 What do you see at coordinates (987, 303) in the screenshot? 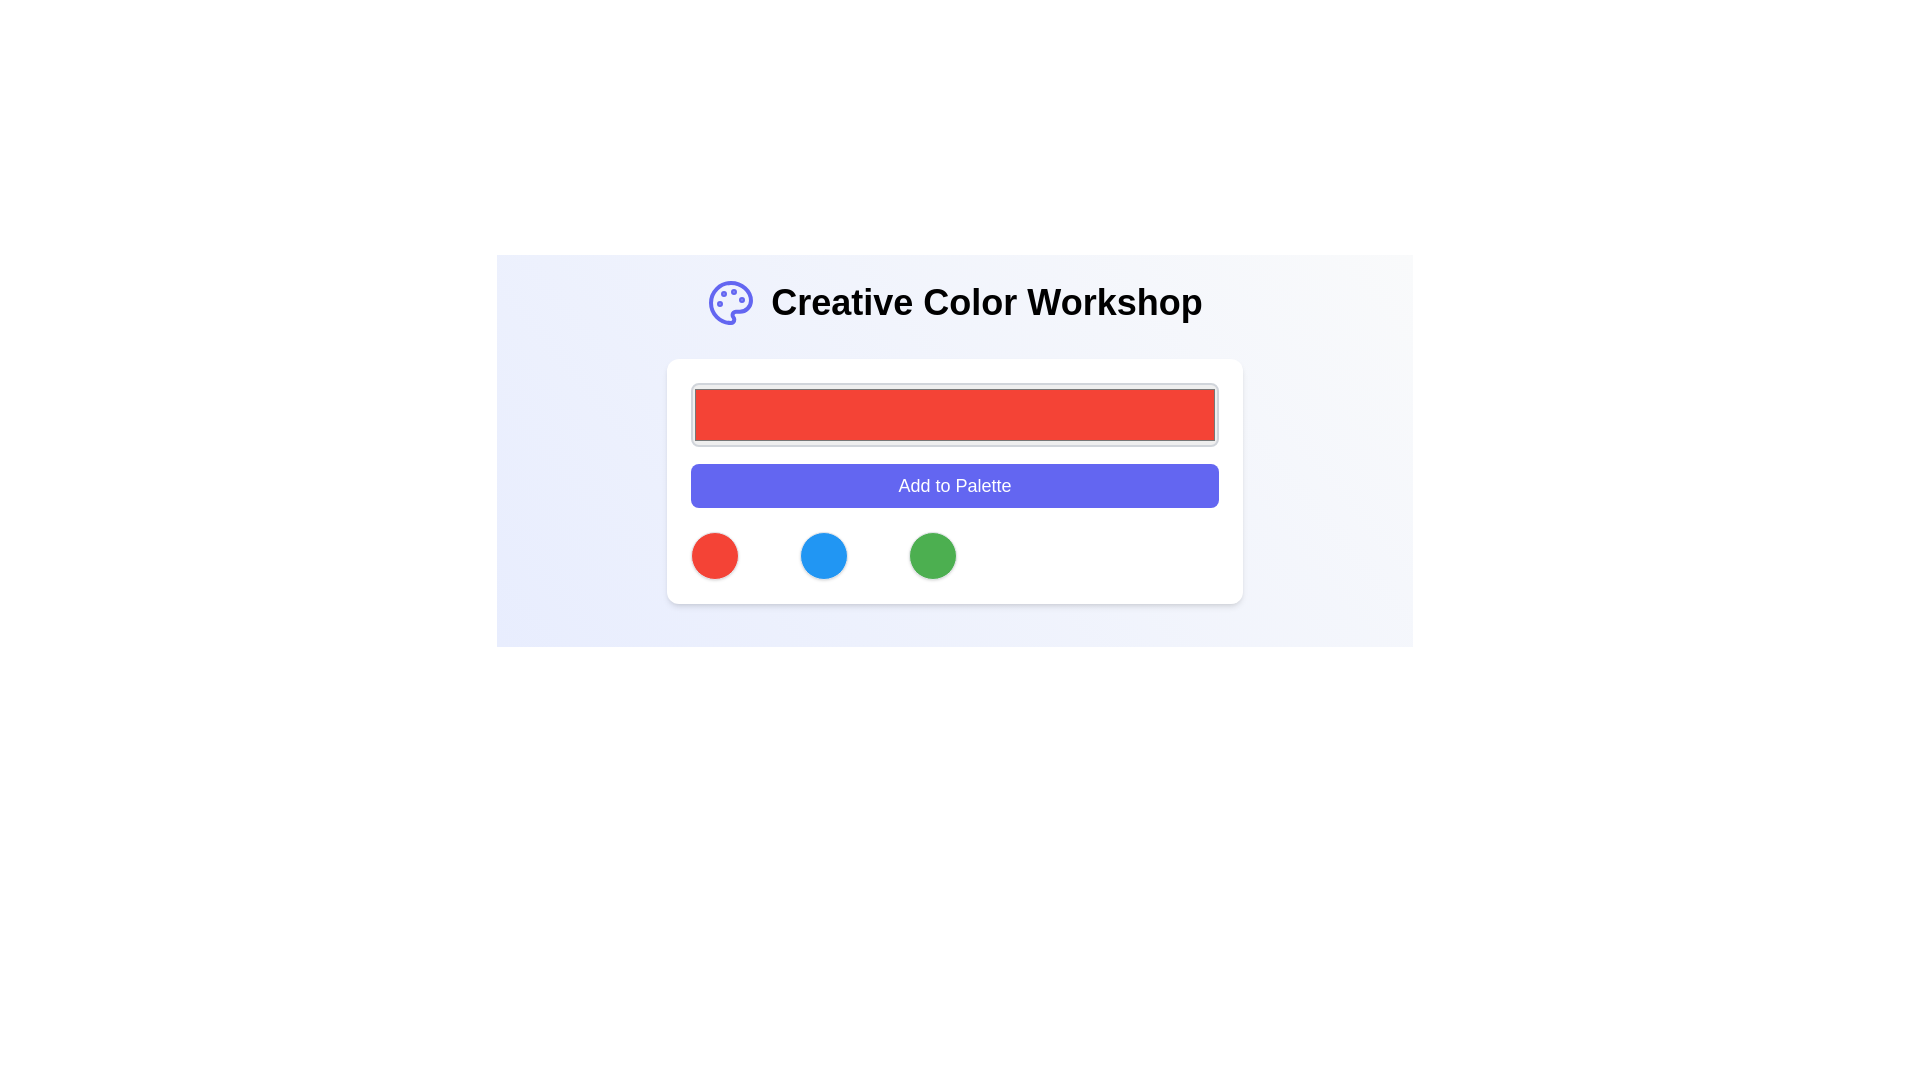
I see `the large, bold text label that reads 'Creative Color Workshop', prominently displayed in black, located at the top center of the interface` at bounding box center [987, 303].